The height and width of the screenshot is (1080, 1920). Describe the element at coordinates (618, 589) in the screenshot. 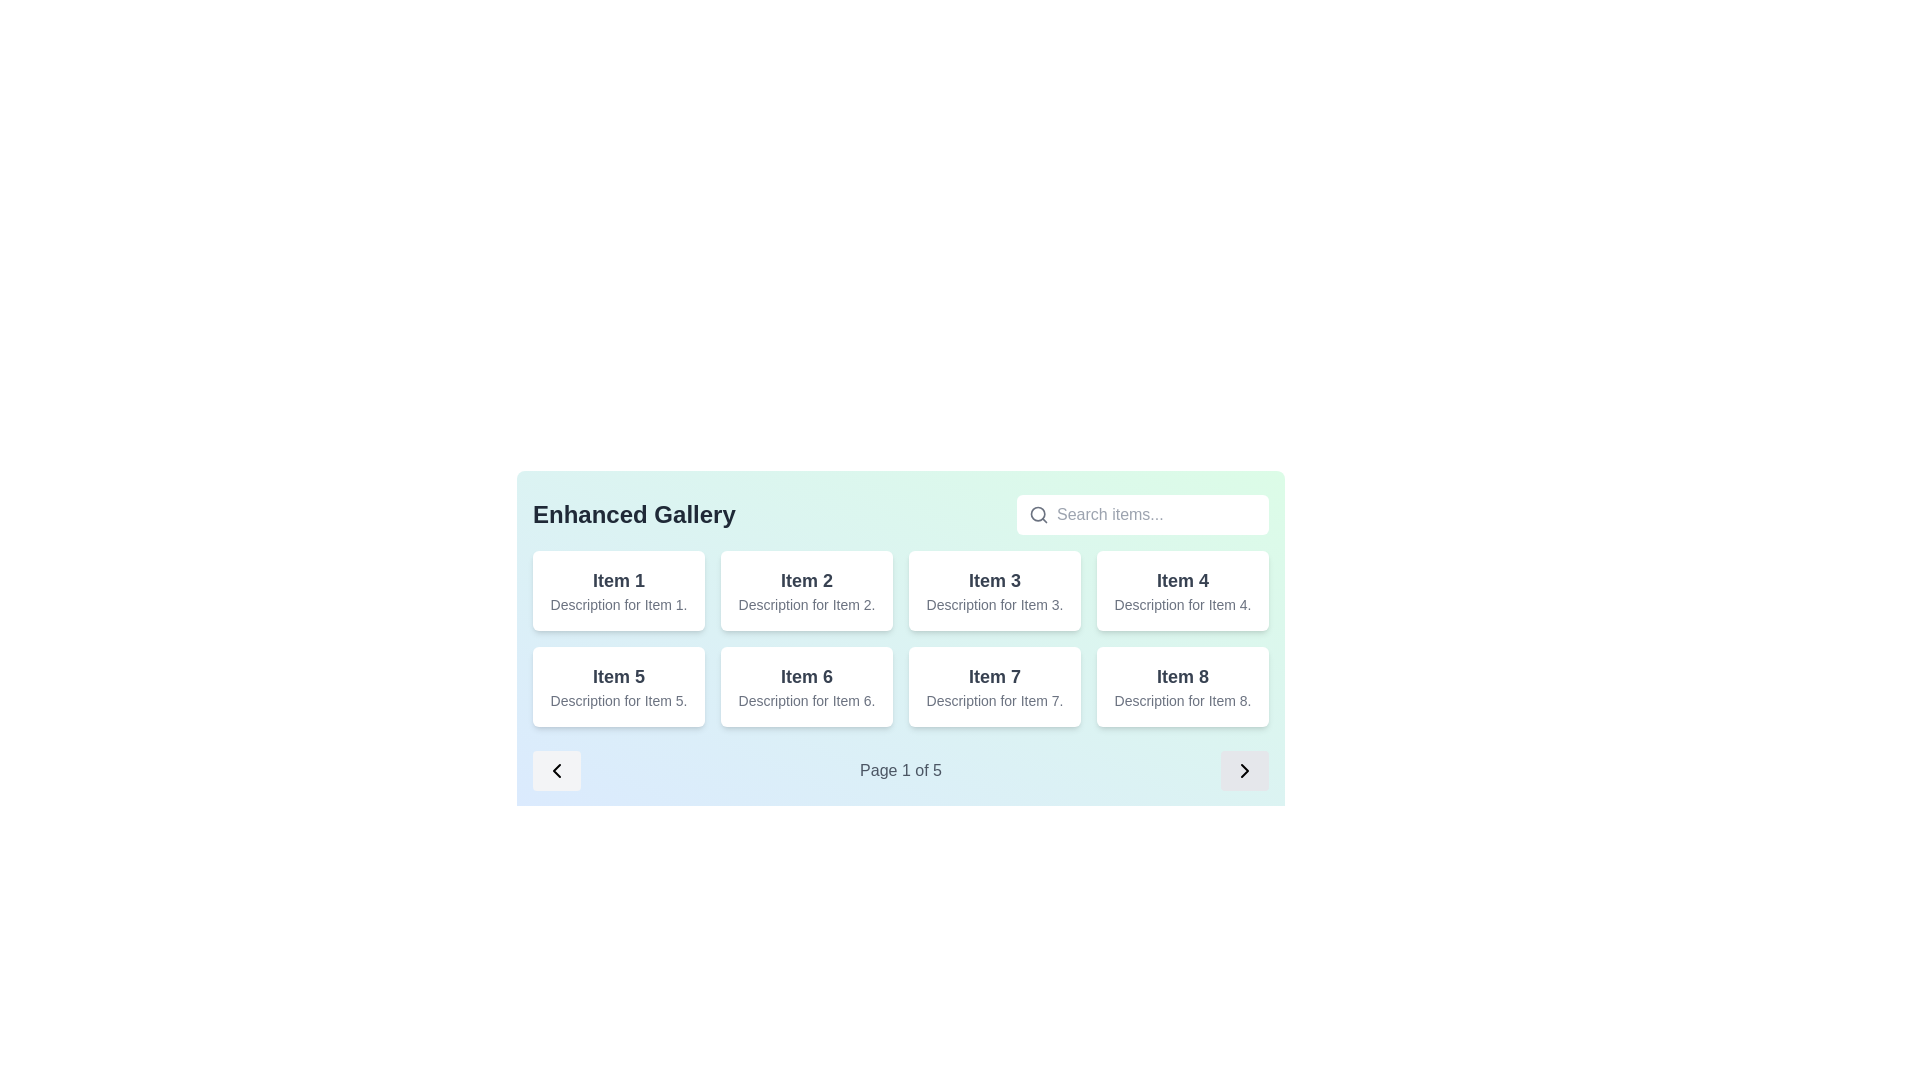

I see `the Information card located in the top-left of the grid layout, which displays concise information about an item` at that location.